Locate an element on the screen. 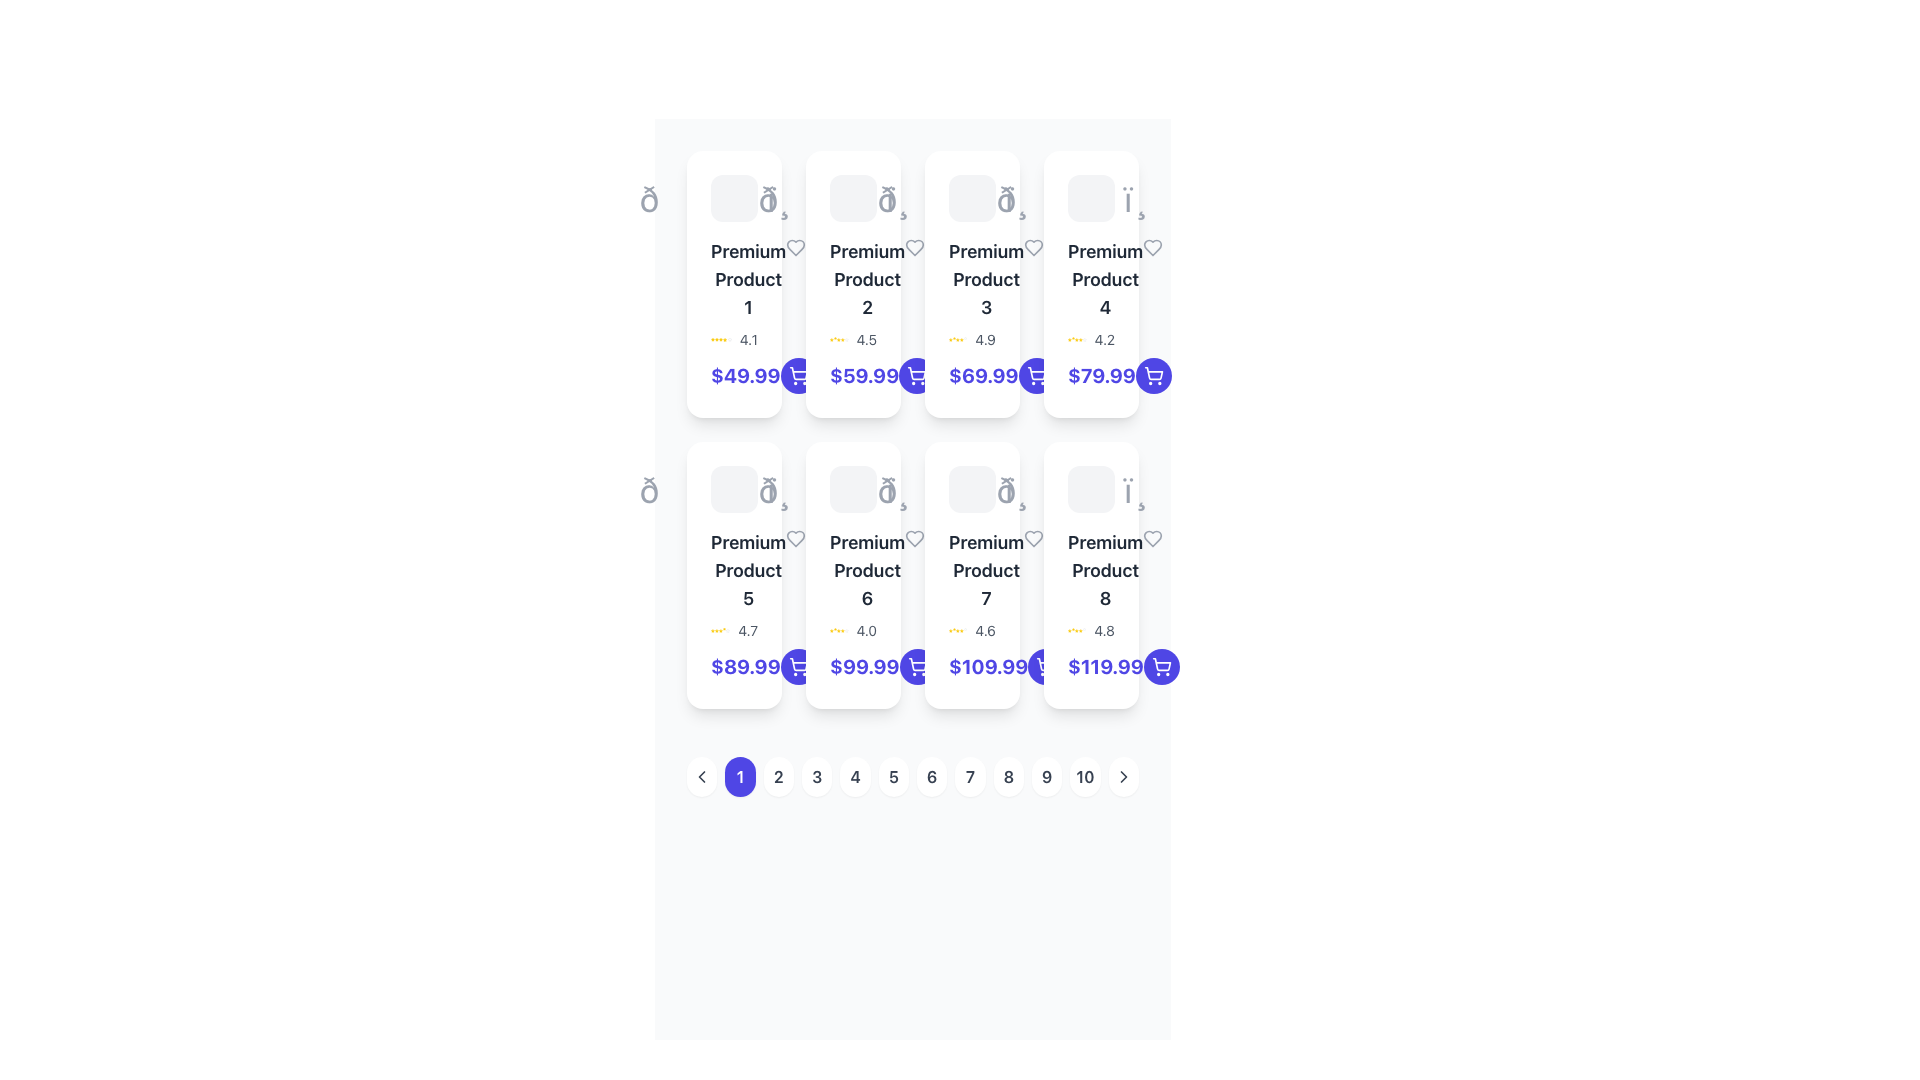 The height and width of the screenshot is (1080, 1920). the favorite icon located in the top-right corner of the 'Premium Product 3' card is located at coordinates (1034, 246).